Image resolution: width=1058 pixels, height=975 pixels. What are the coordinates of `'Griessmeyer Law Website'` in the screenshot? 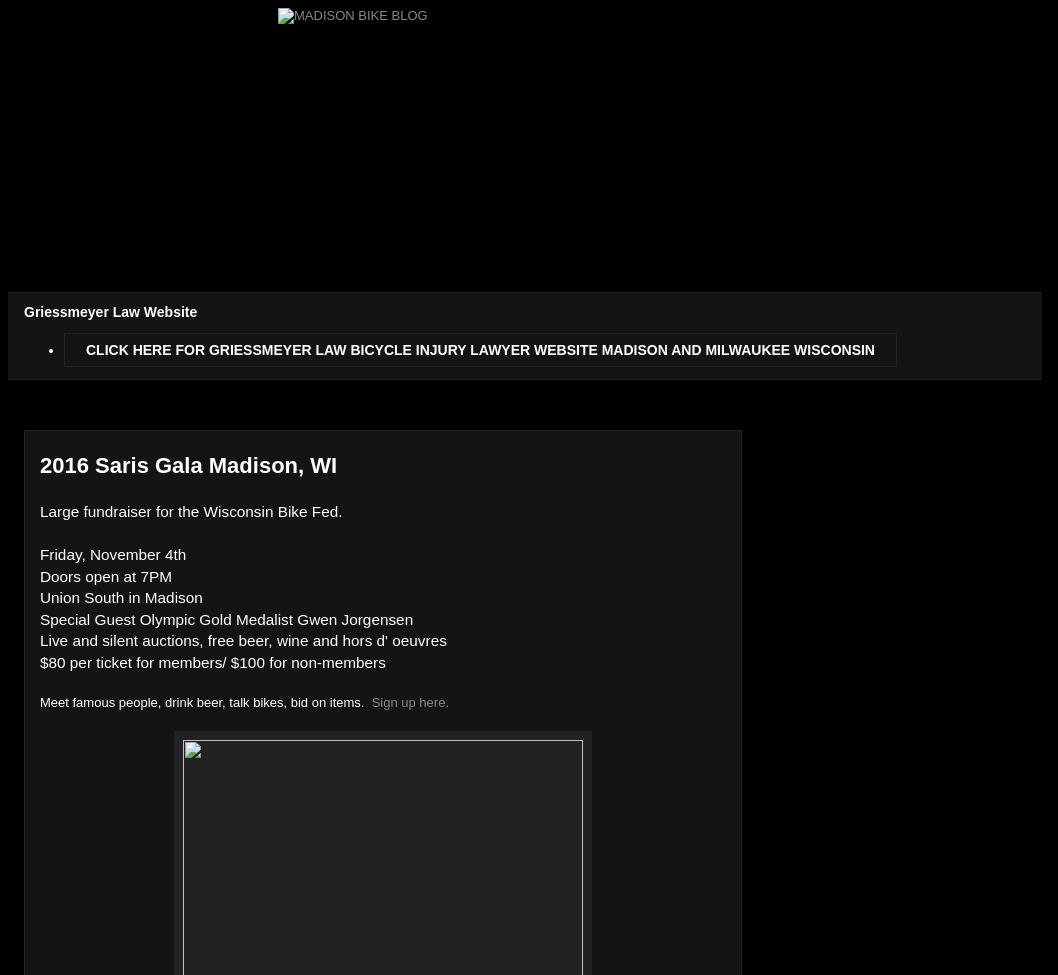 It's located at (109, 310).